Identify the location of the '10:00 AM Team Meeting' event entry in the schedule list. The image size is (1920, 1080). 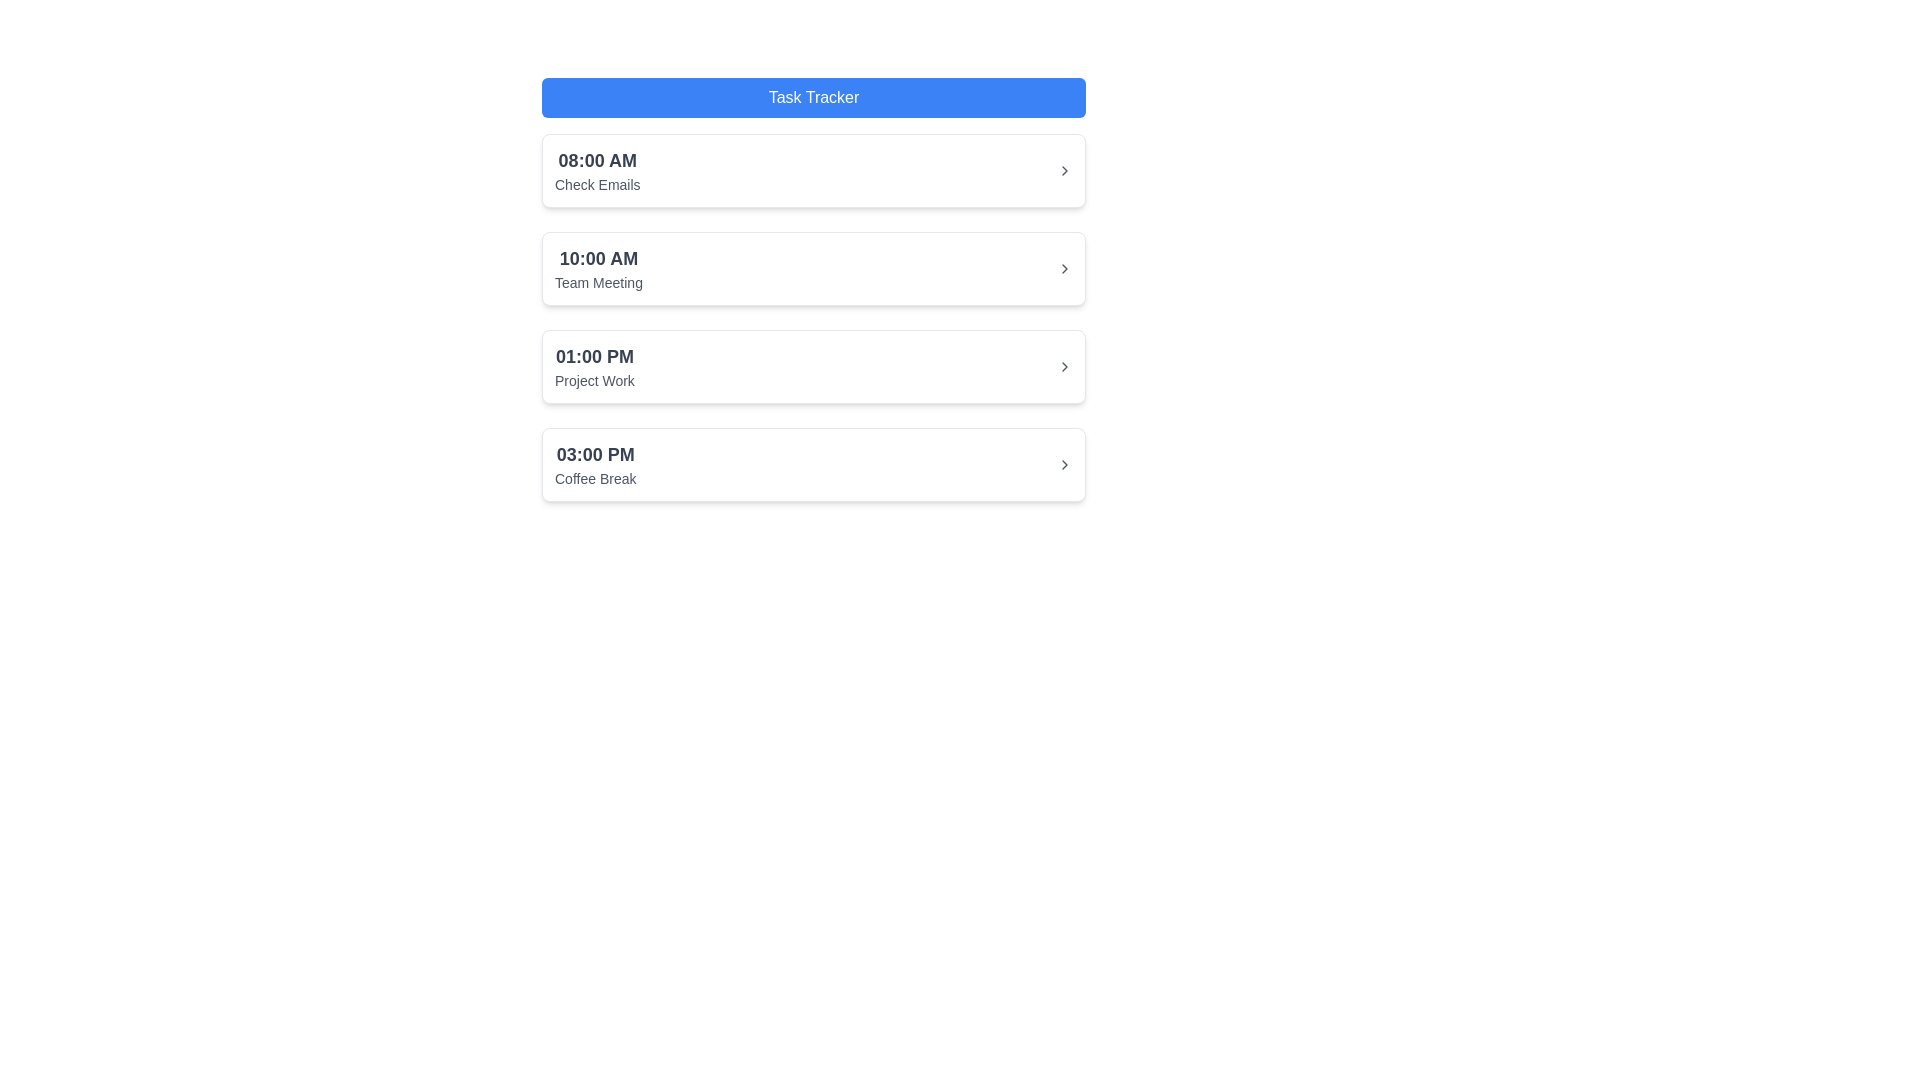
(814, 289).